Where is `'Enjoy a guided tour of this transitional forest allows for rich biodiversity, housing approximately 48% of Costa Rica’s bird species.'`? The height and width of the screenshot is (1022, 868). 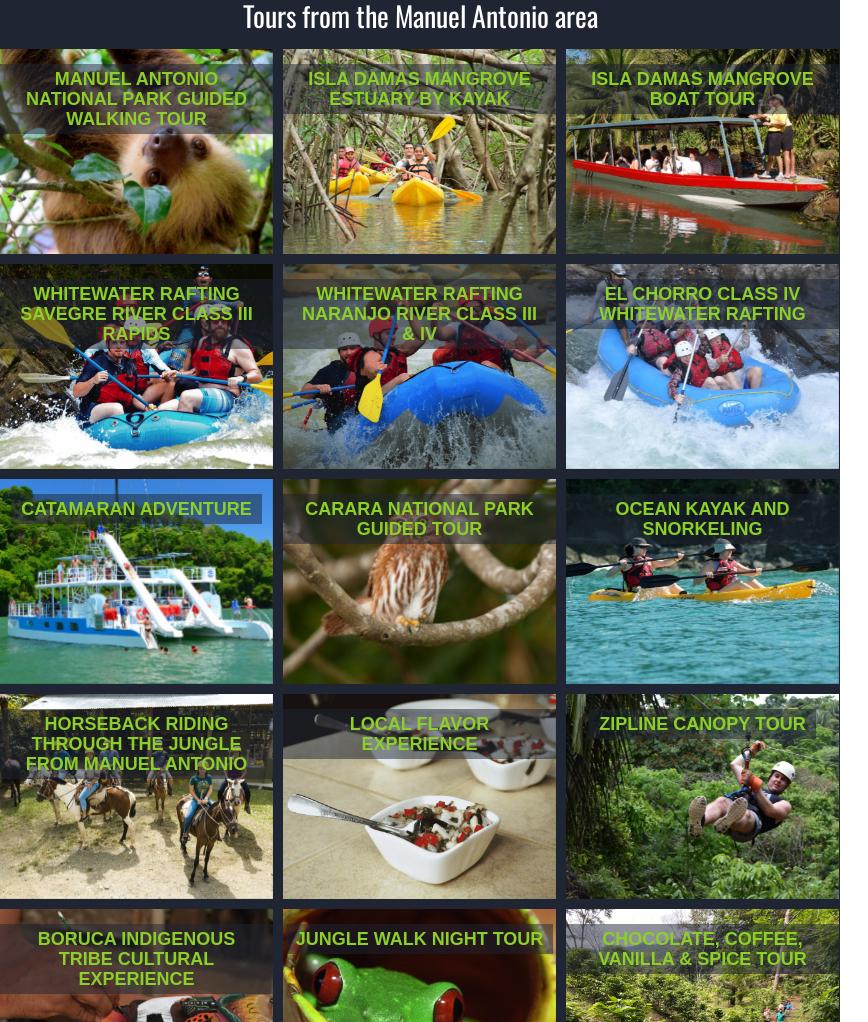 'Enjoy a guided tour of this transitional forest allows for rich biodiversity, housing approximately 48% of Costa Rica’s bird species.' is located at coordinates (412, 596).